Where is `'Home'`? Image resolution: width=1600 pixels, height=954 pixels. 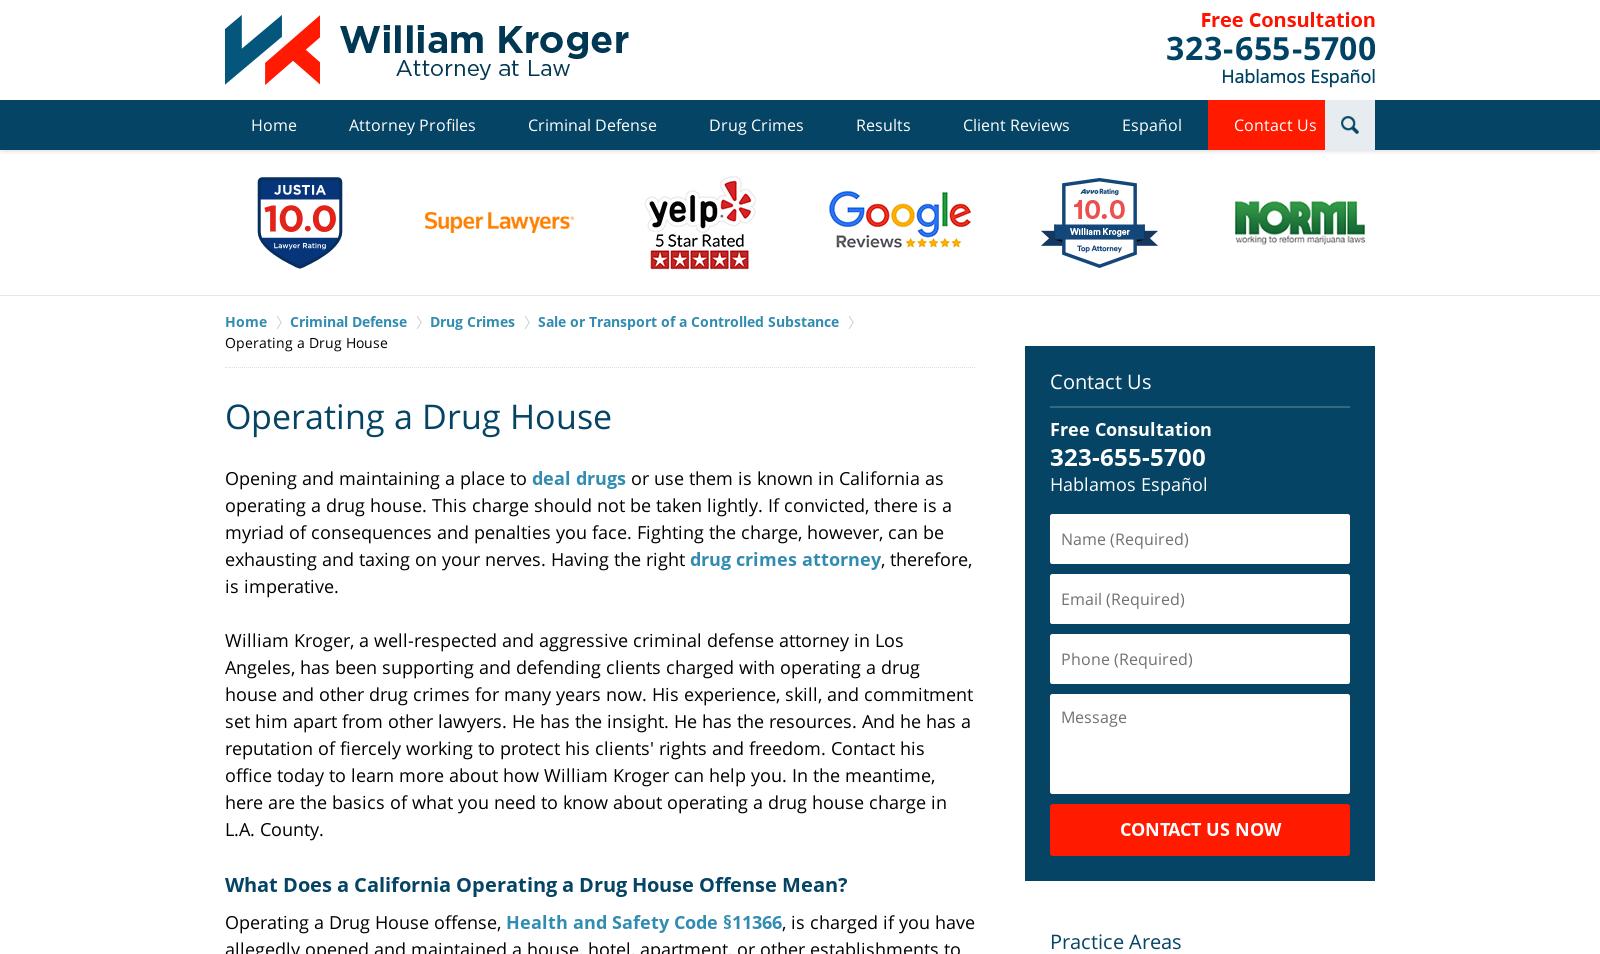
'Home' is located at coordinates (274, 123).